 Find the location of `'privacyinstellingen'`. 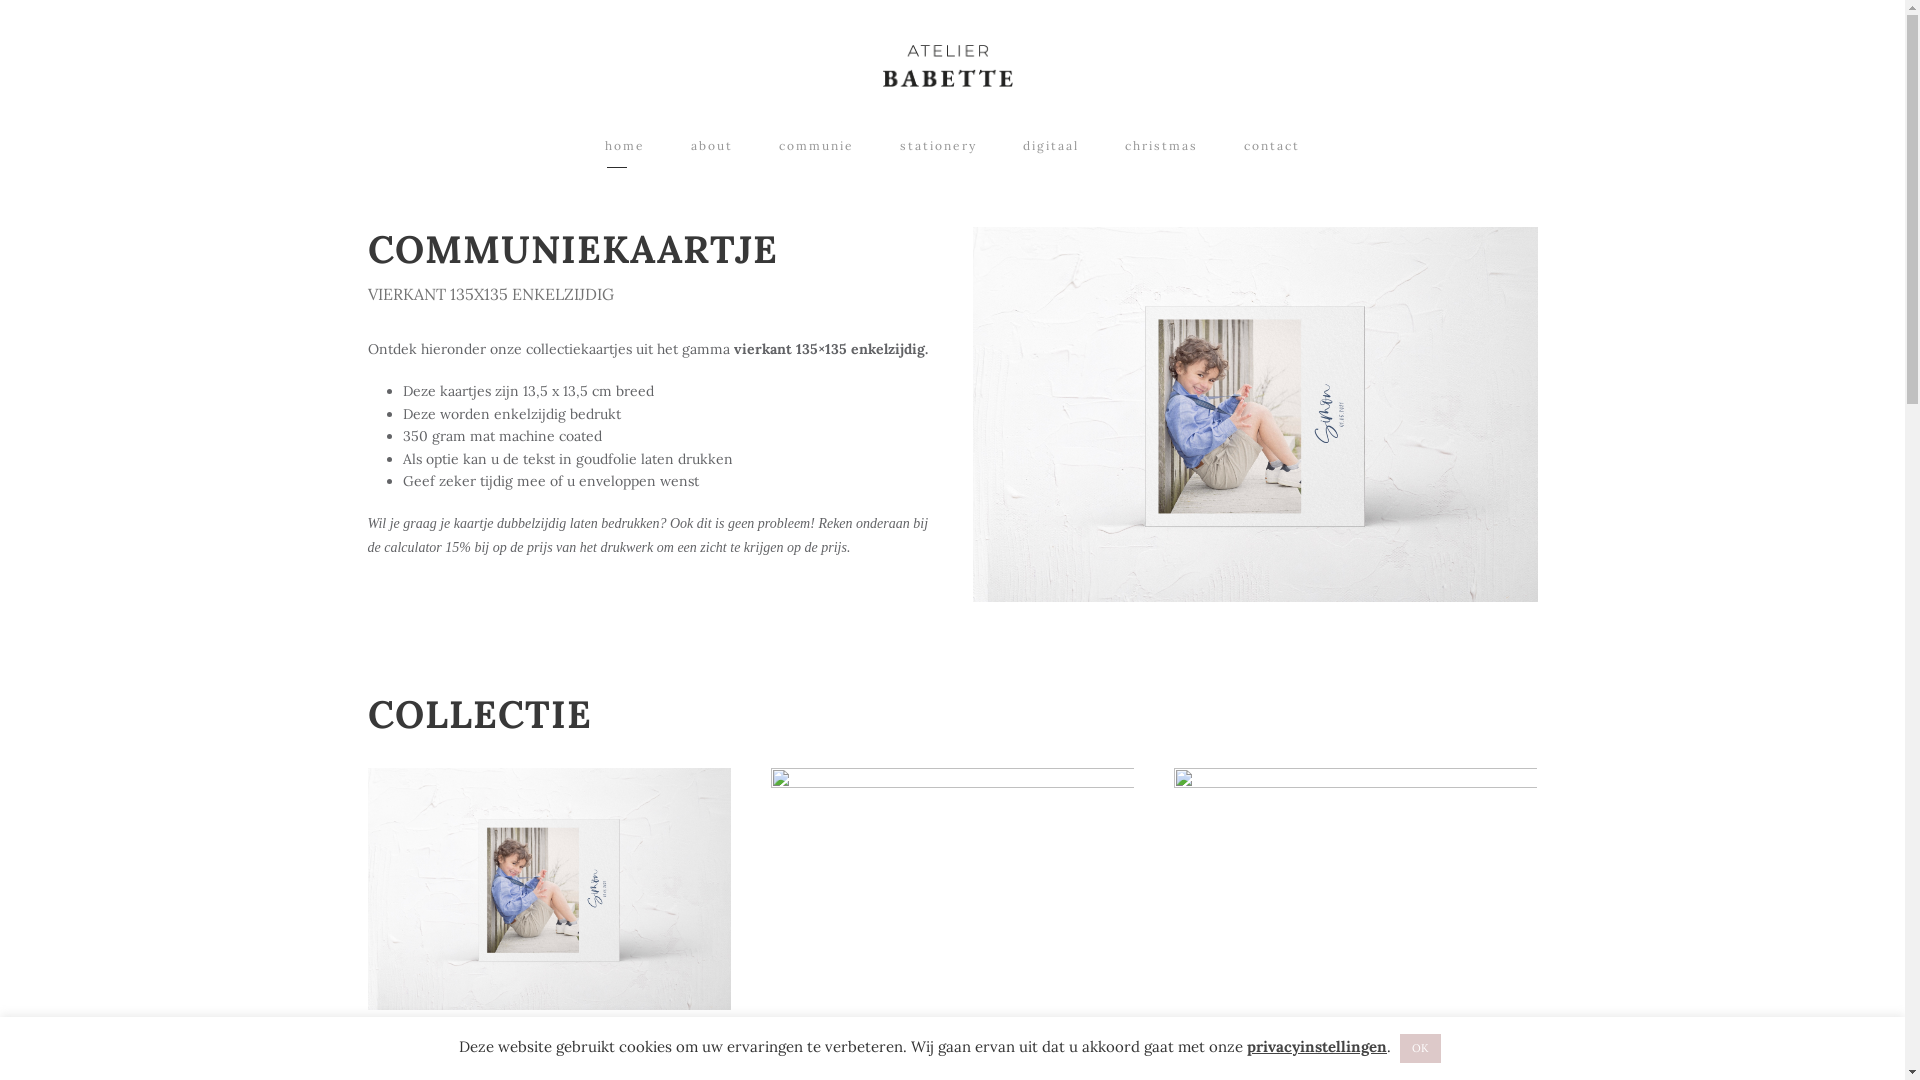

'privacyinstellingen' is located at coordinates (1246, 1045).